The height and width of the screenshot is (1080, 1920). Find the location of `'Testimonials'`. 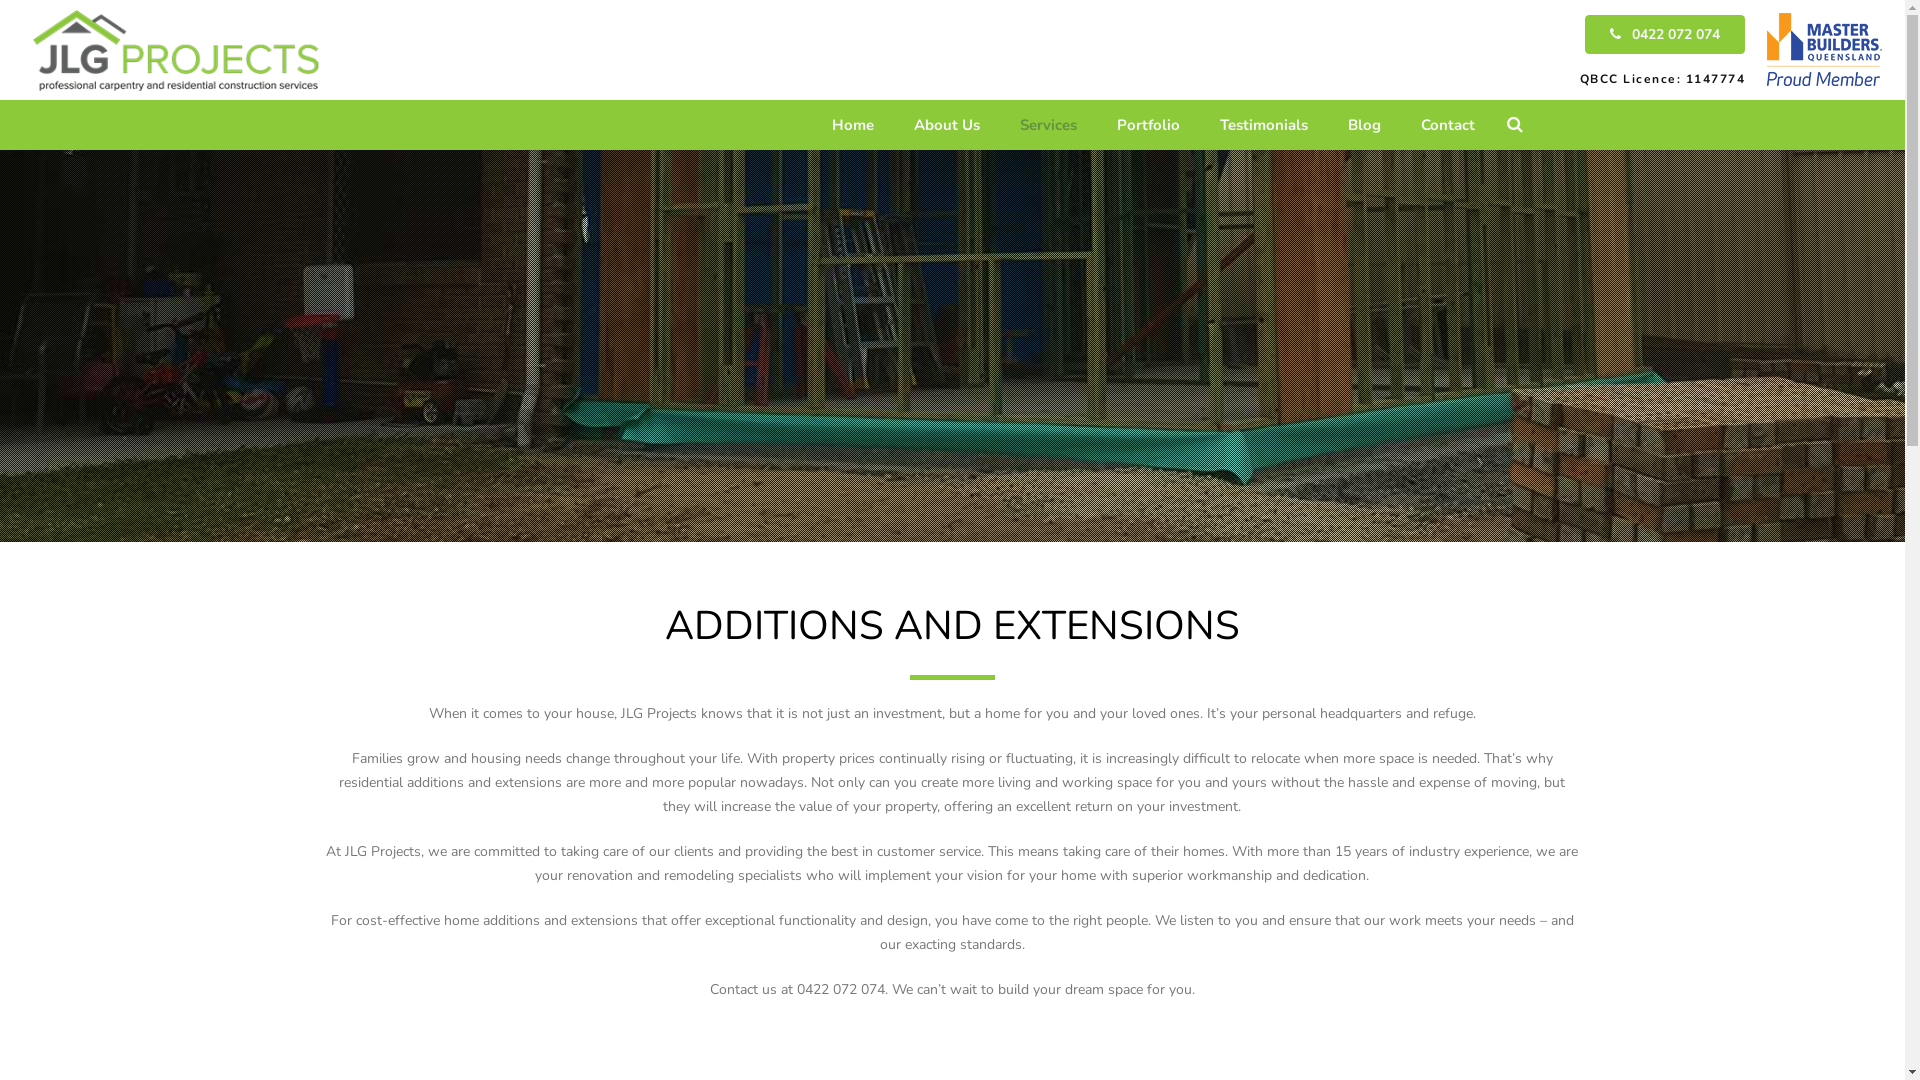

'Testimonials' is located at coordinates (1262, 124).